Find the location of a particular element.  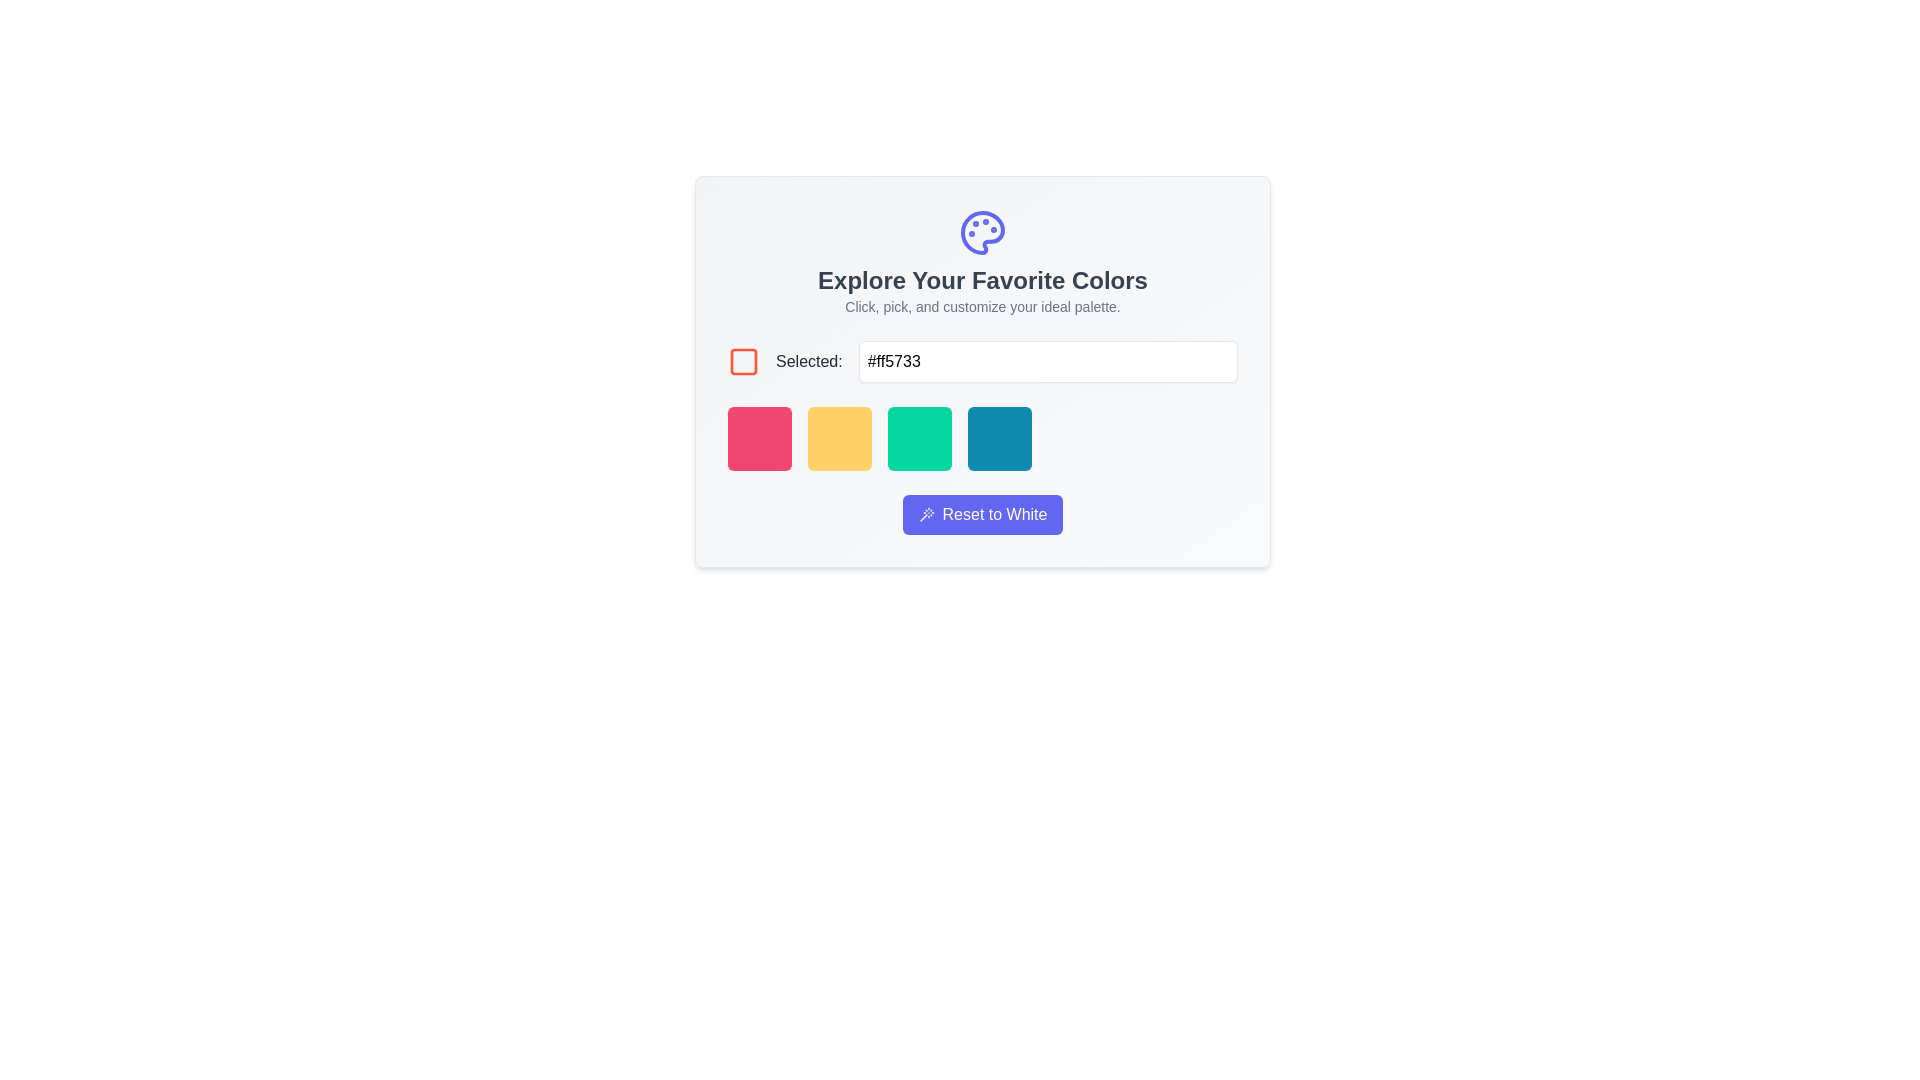

decorative icon associated with the 'Reset to White' button, which is positioned on the left side of the button and aligned centrally within its height is located at coordinates (925, 514).